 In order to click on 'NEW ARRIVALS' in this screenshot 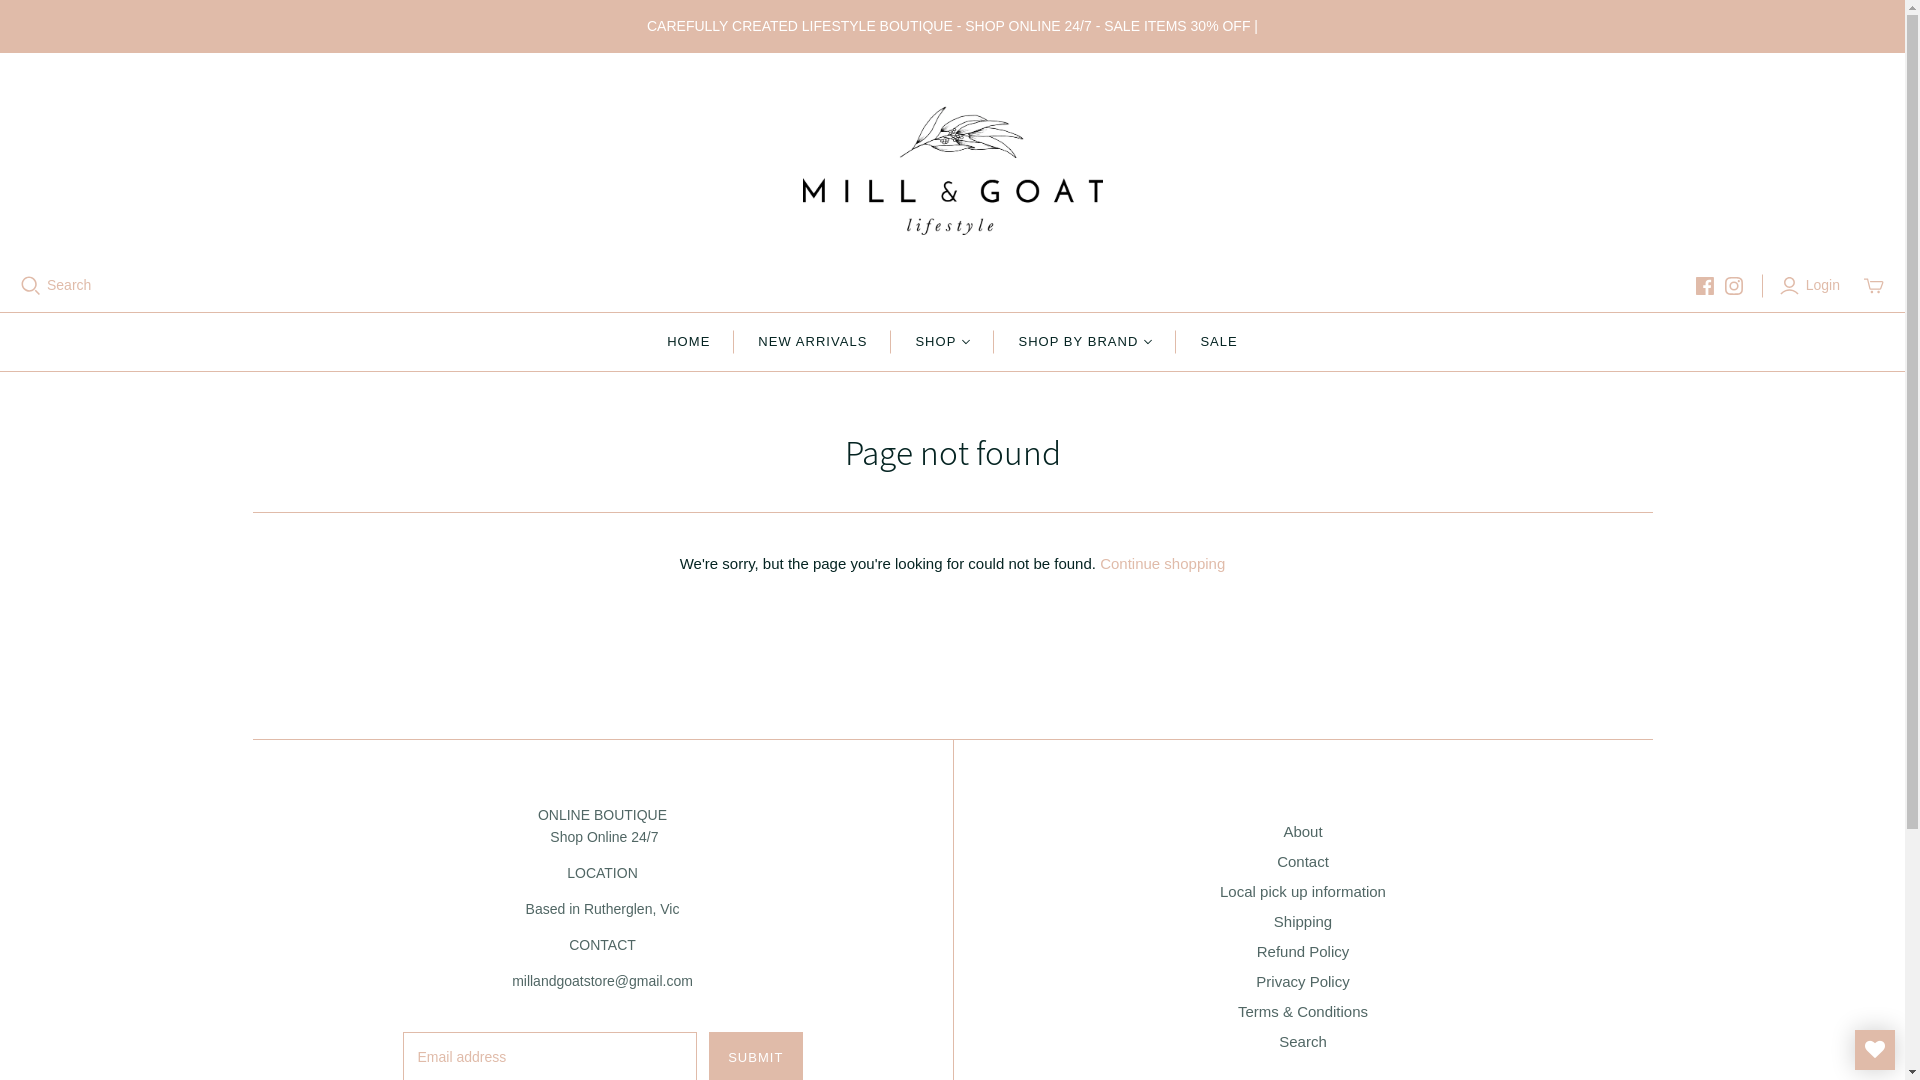, I will do `click(812, 341)`.